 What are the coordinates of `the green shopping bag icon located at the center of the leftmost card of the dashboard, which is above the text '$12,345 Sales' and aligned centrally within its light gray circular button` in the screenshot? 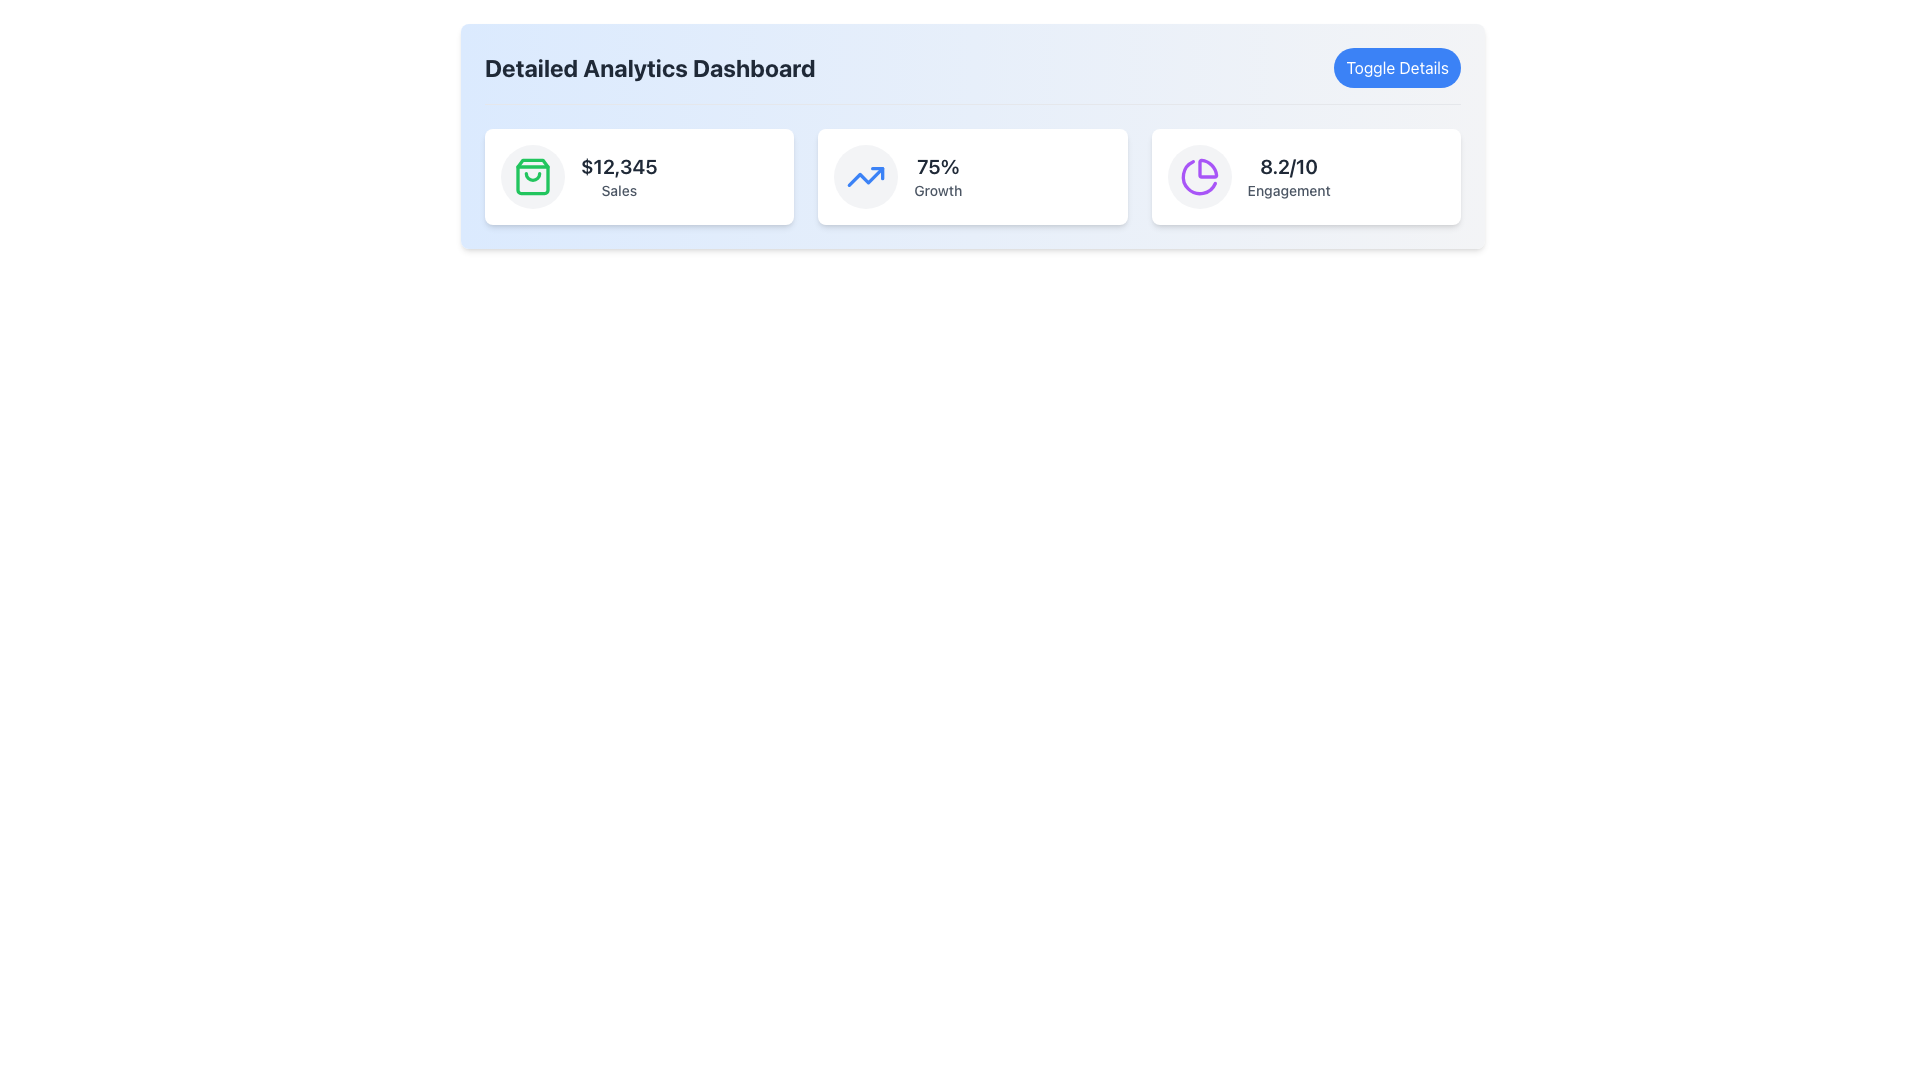 It's located at (532, 176).